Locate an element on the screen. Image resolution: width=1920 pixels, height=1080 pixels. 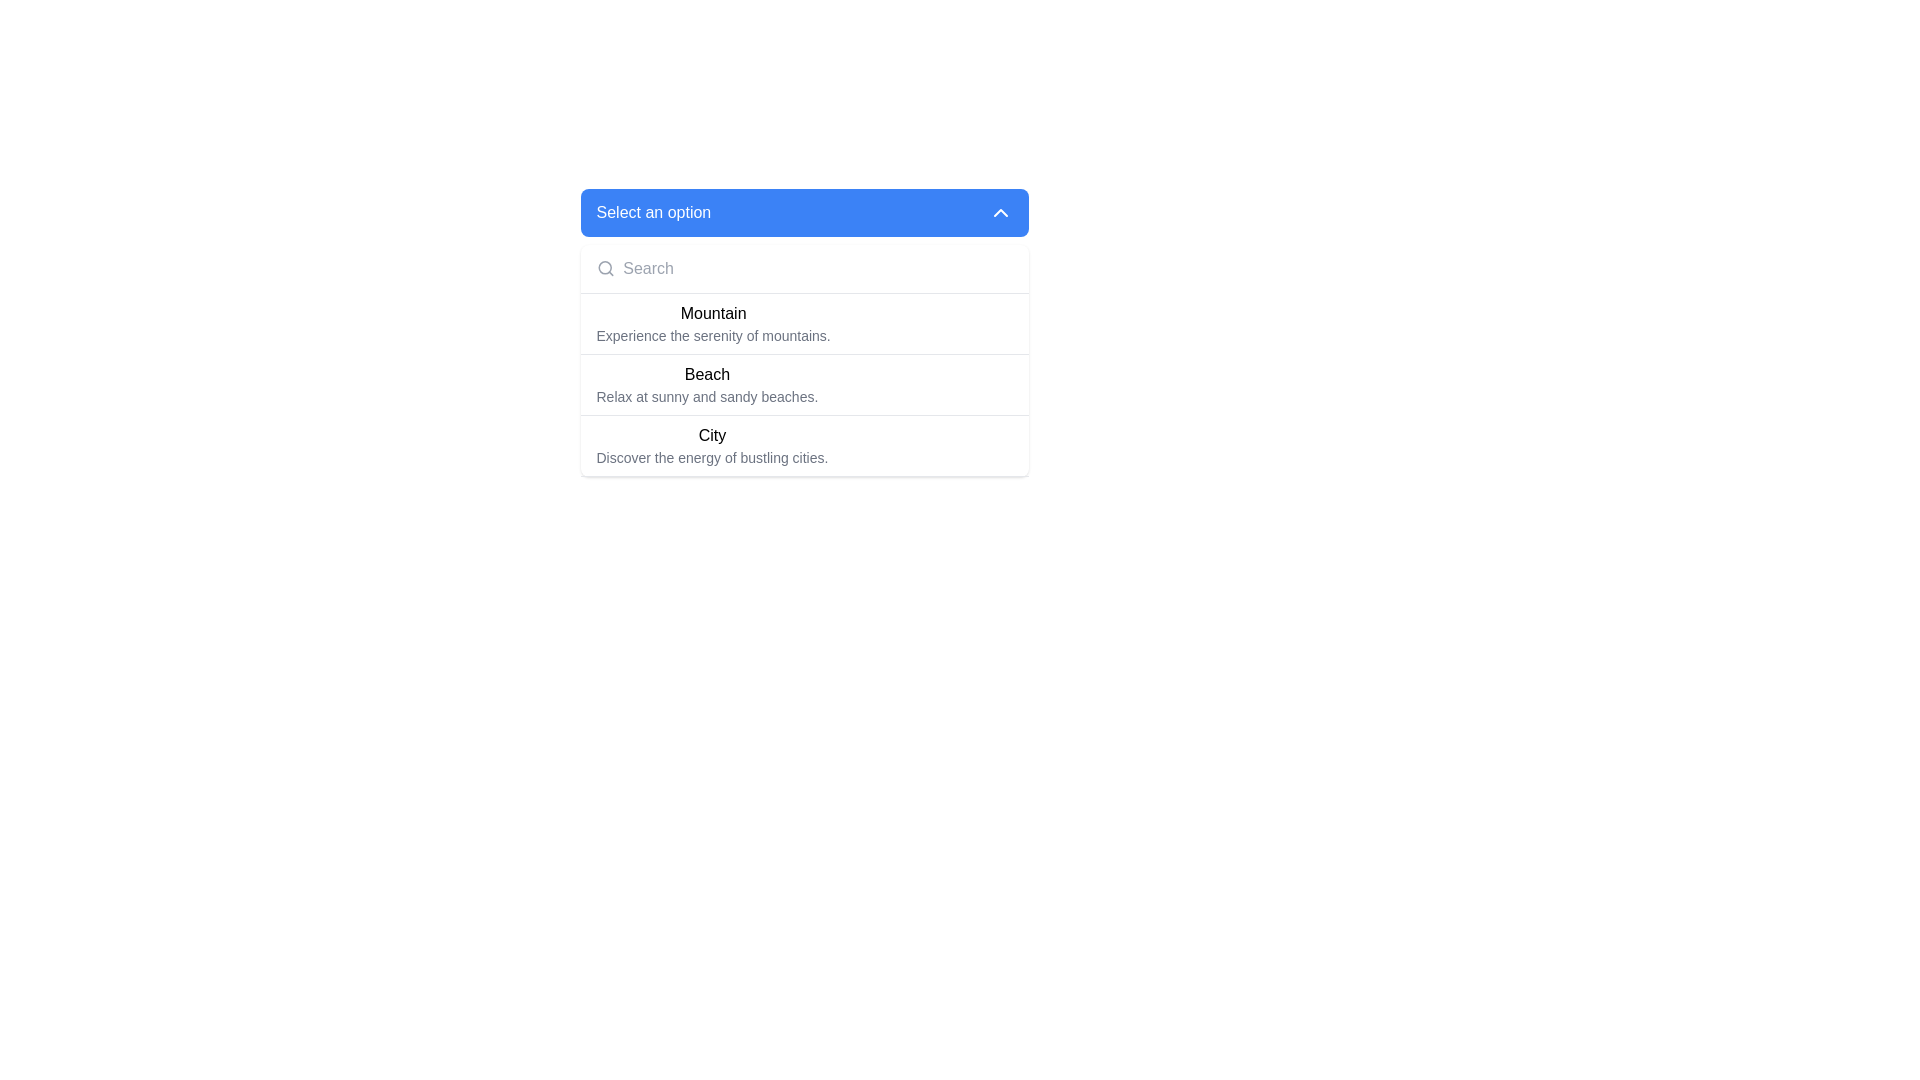
descriptive text label located in the dropdown menu beneath the 'Beach' title, which provides additional information about a beach-related option is located at coordinates (707, 397).